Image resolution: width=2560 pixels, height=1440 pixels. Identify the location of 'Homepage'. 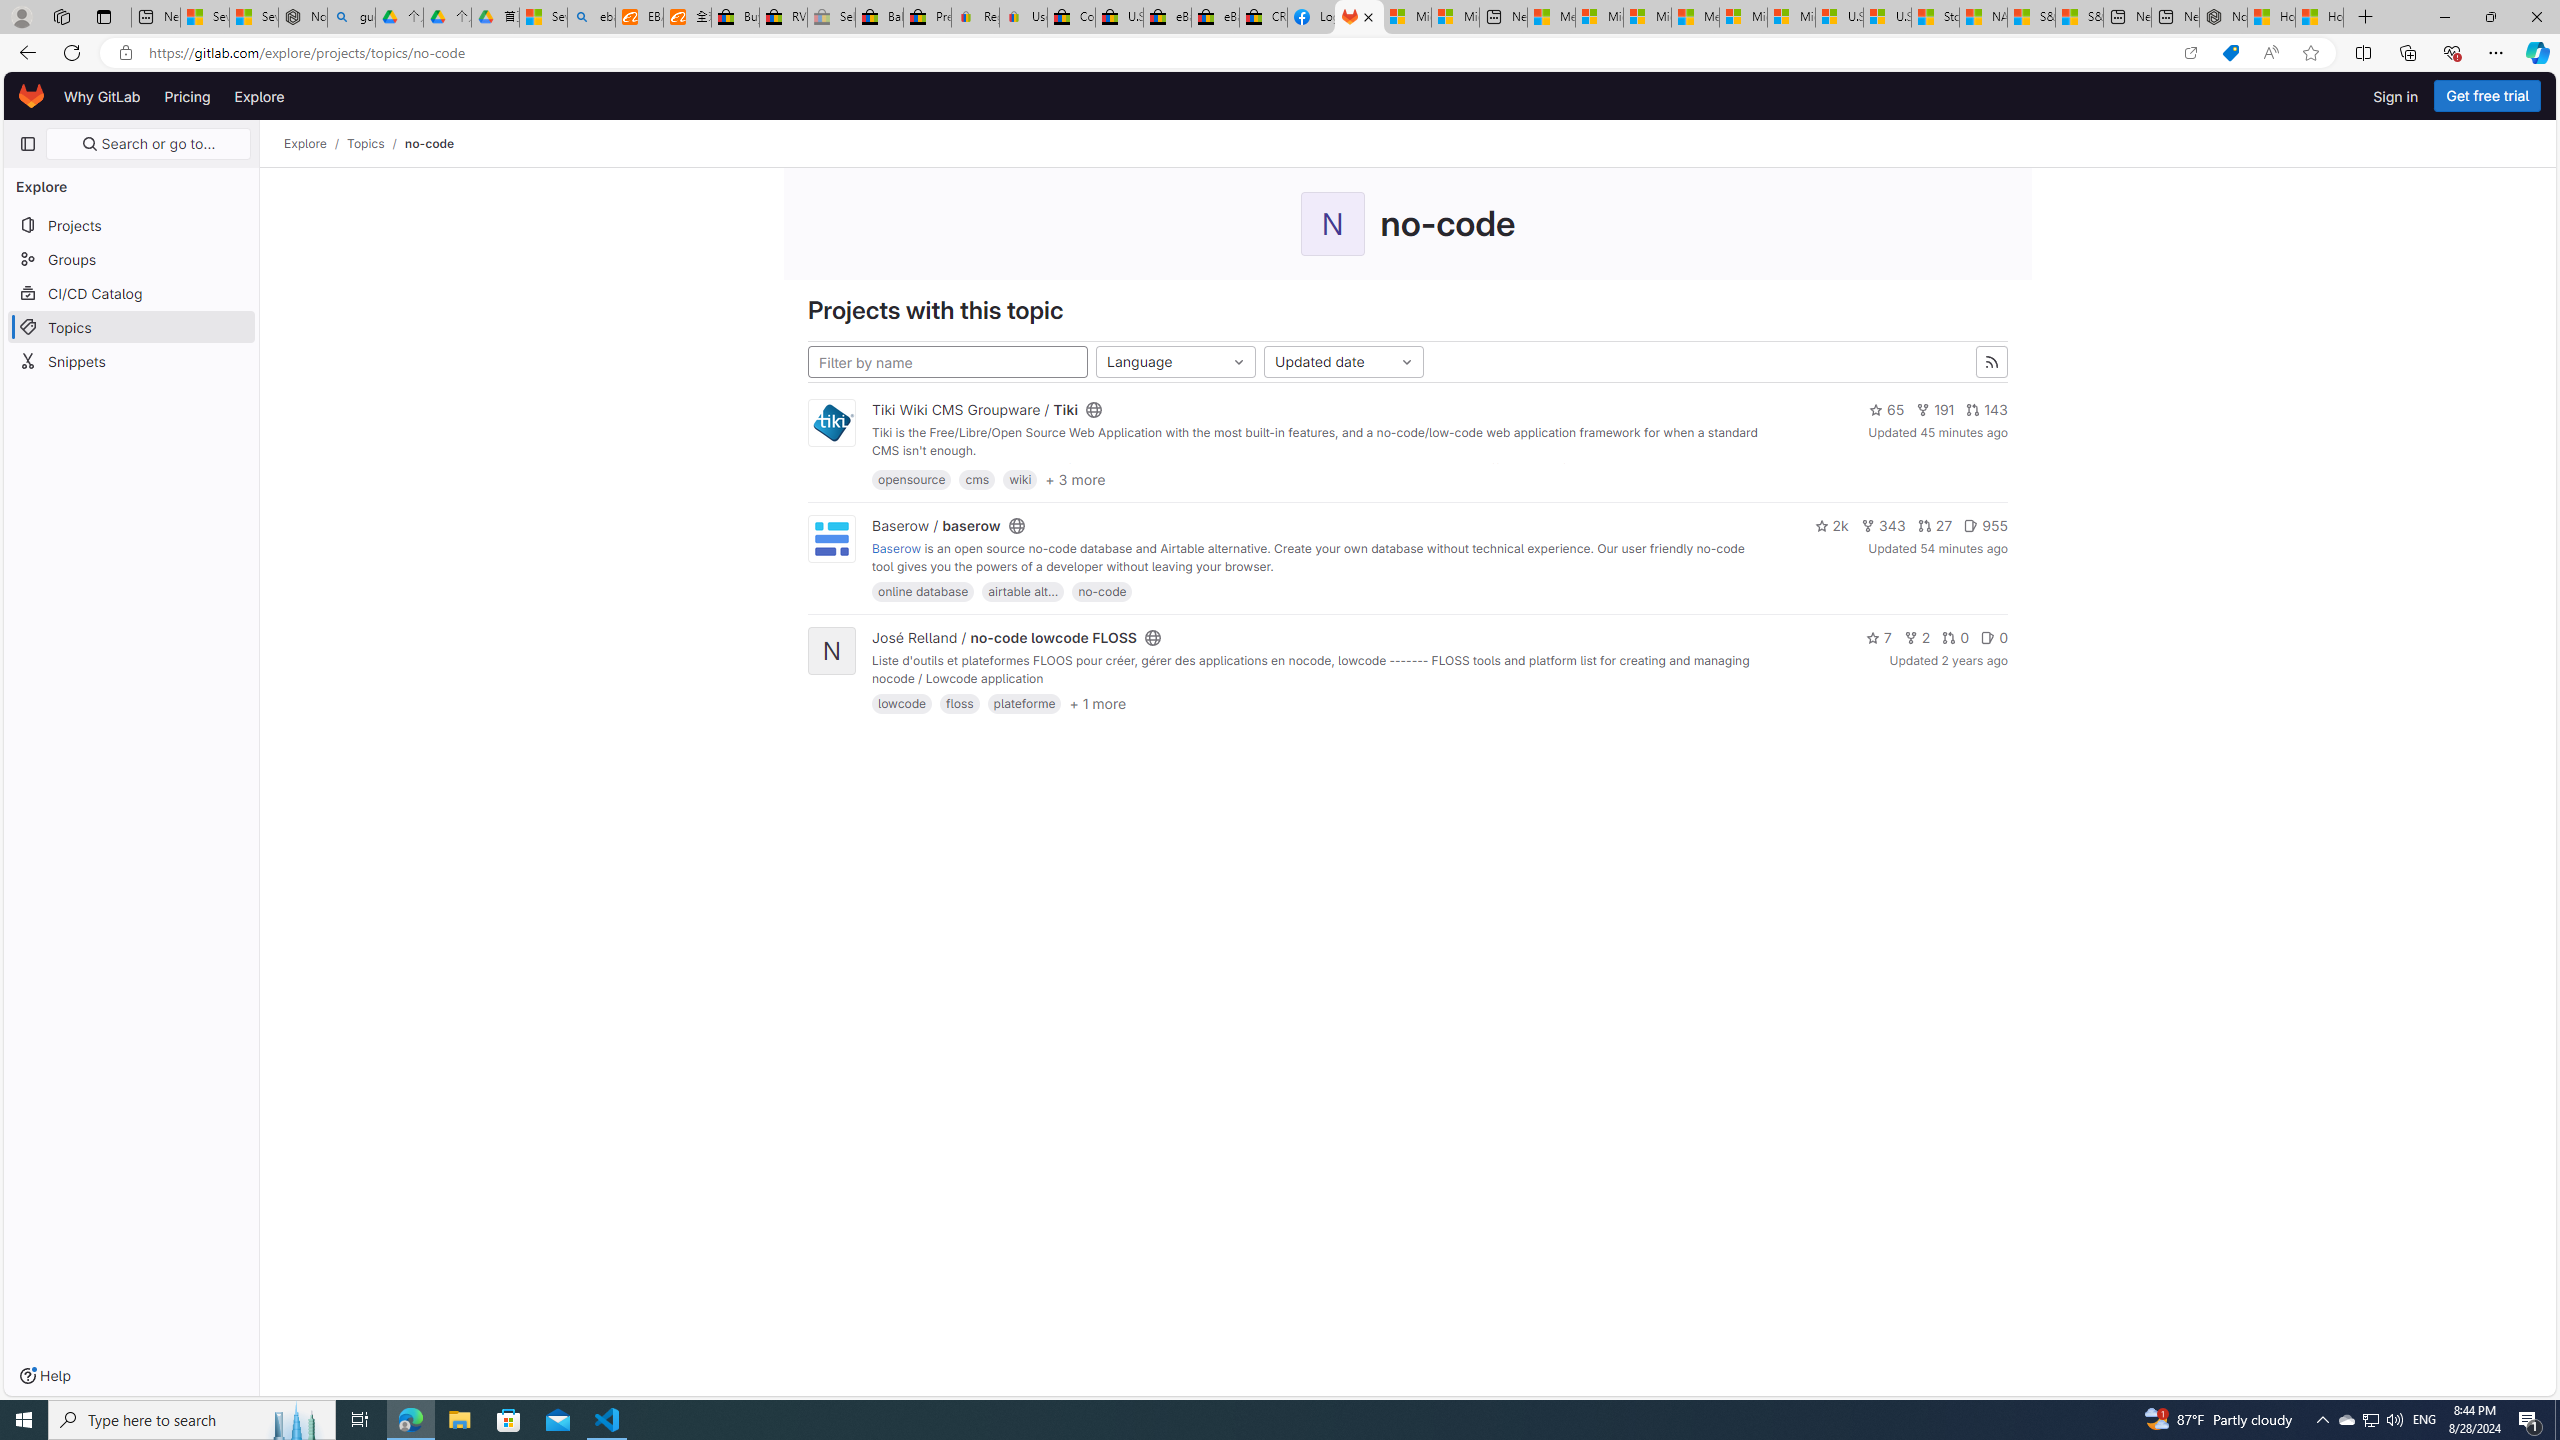
(32, 95).